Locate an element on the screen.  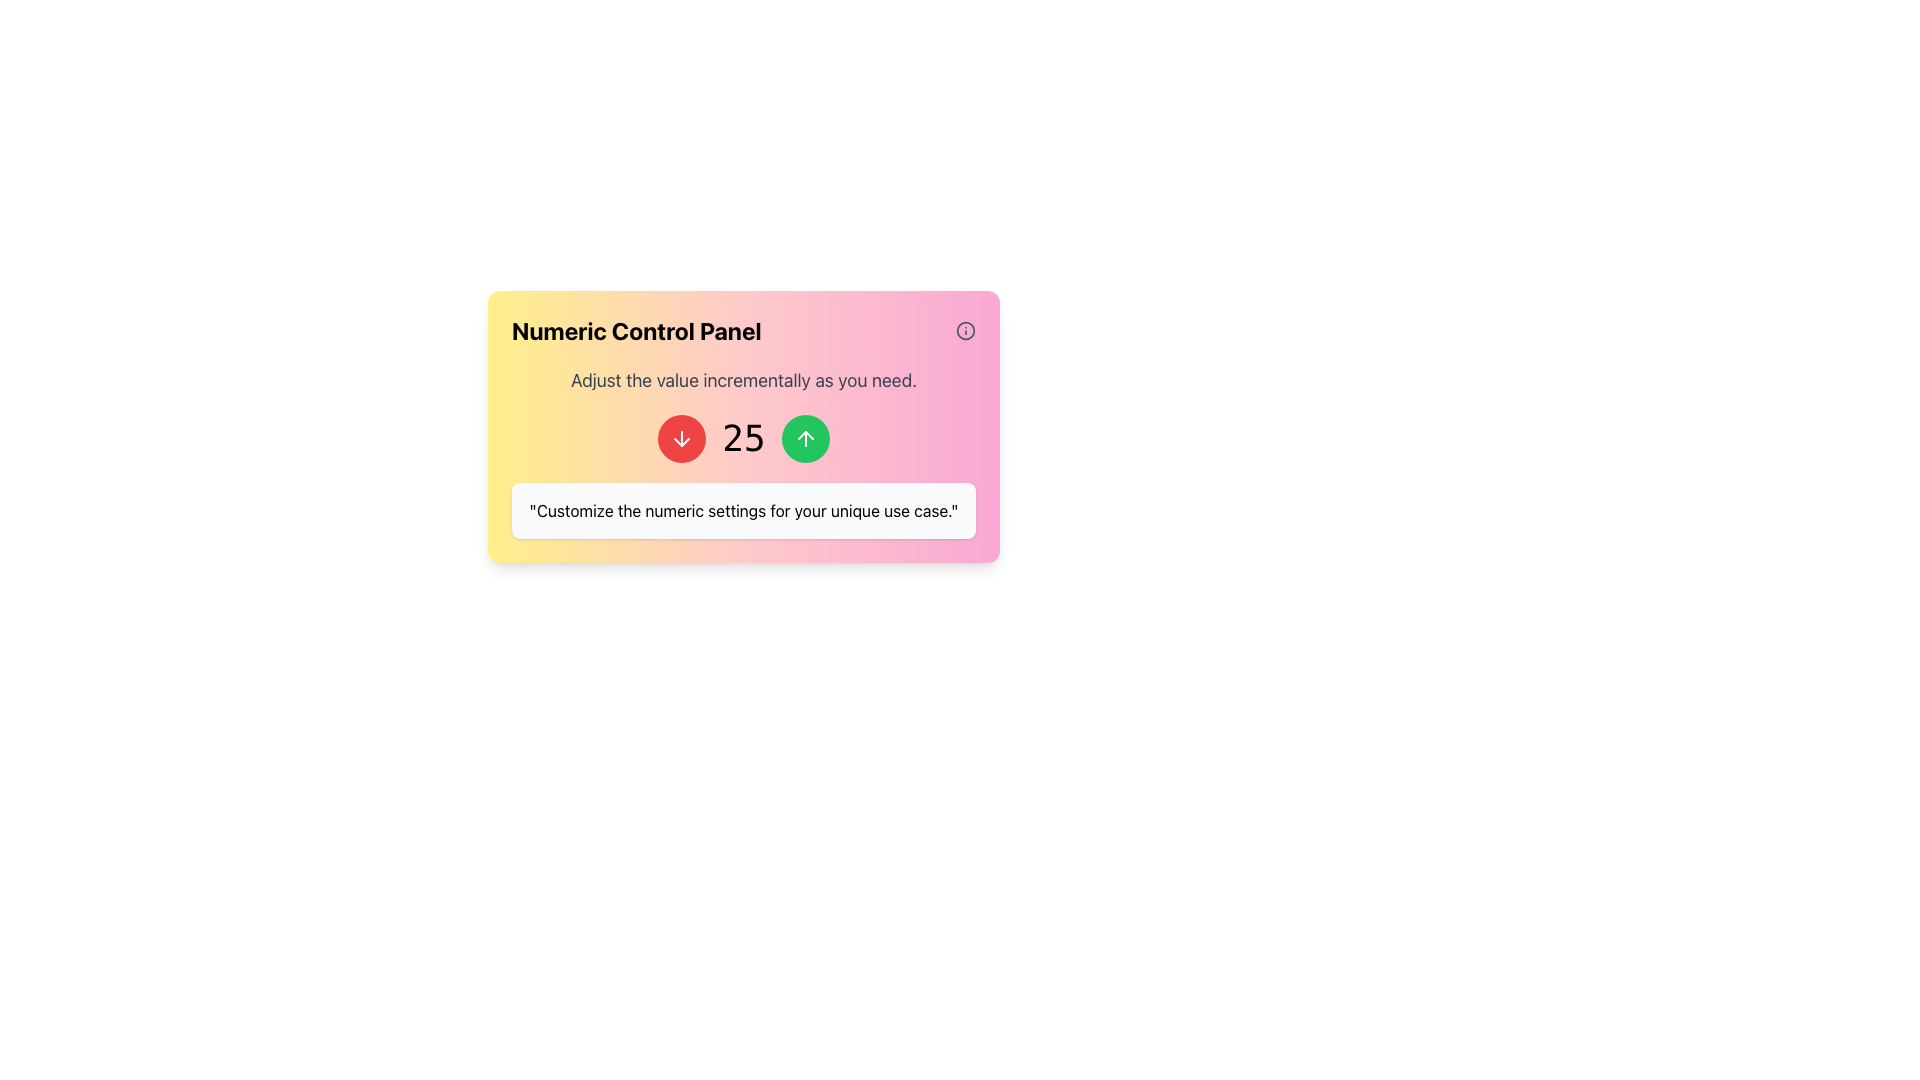
the bold textual heading 'Numeric Control Panel' to focus on it, which is located at the top-left corner of the interface and has a gradient background from yellow to pink is located at coordinates (635, 330).